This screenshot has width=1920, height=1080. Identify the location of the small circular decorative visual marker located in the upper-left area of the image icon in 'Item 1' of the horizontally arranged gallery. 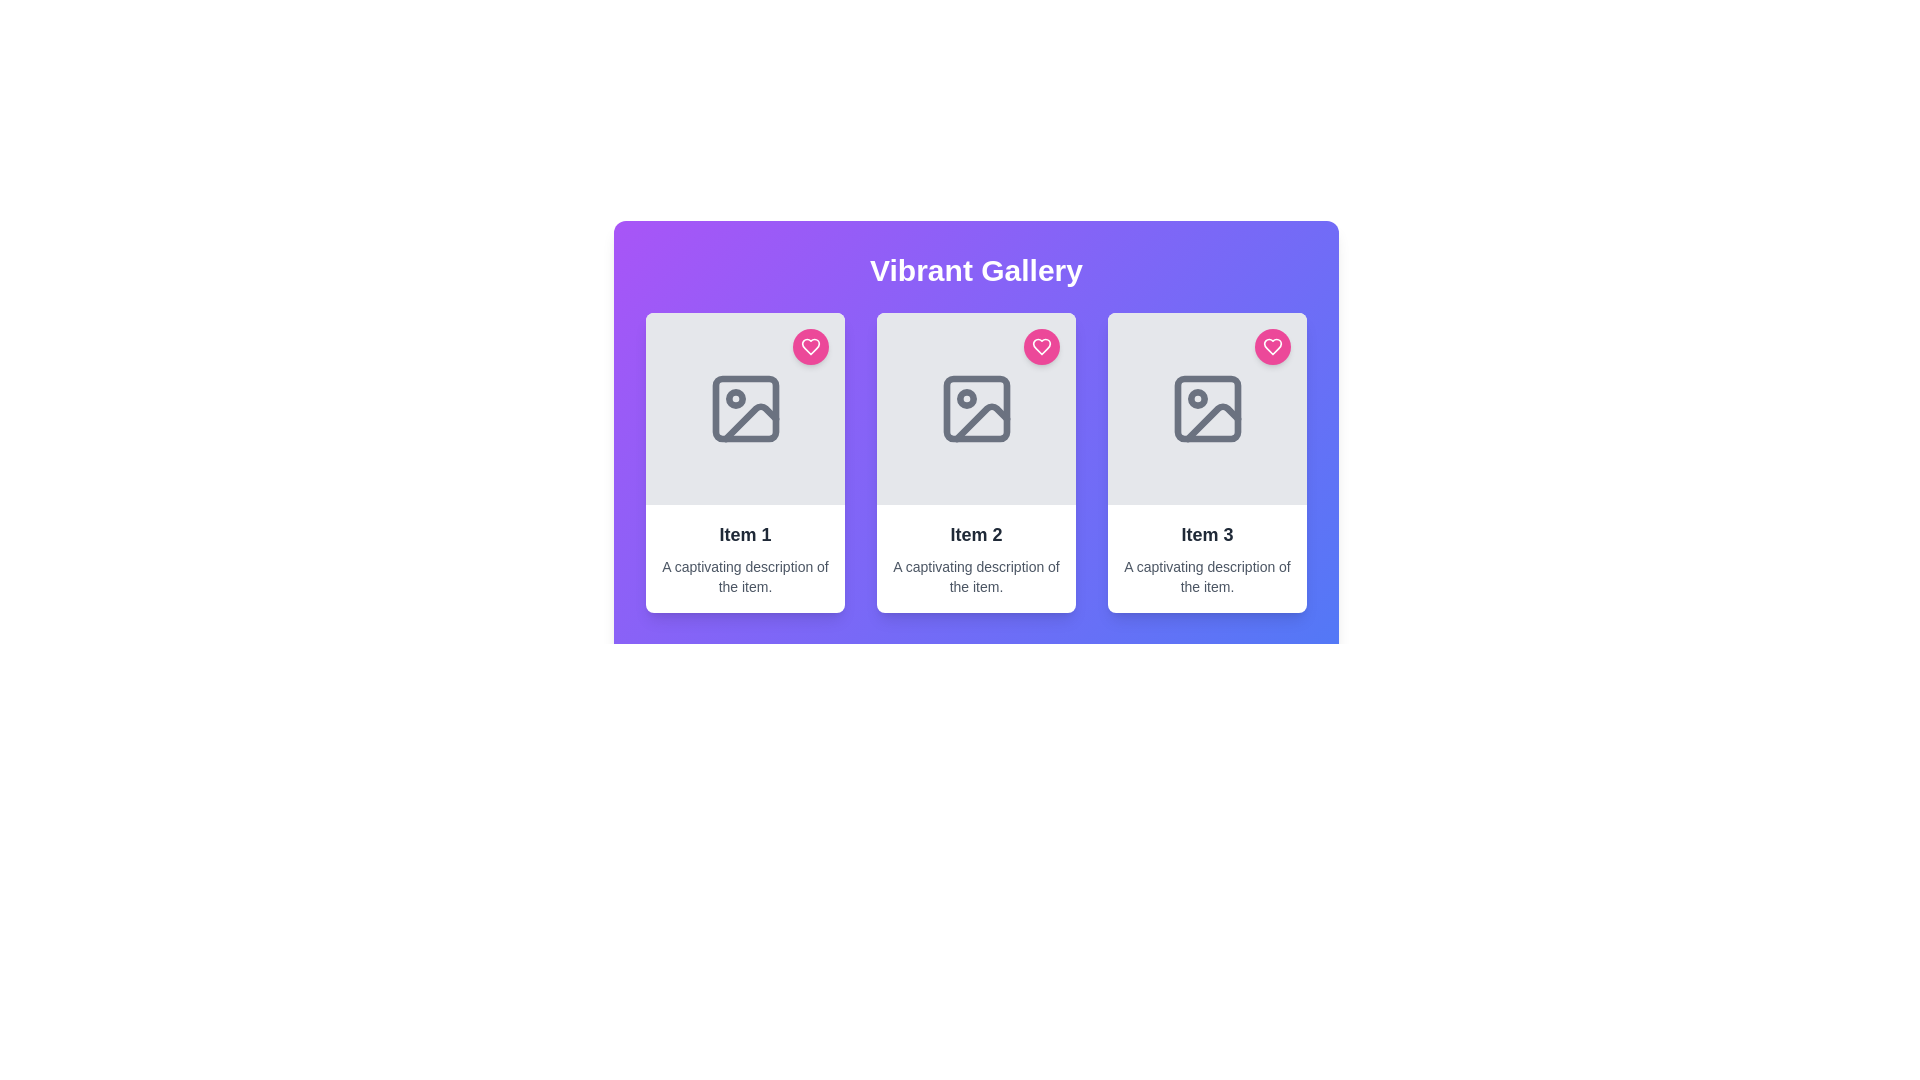
(734, 398).